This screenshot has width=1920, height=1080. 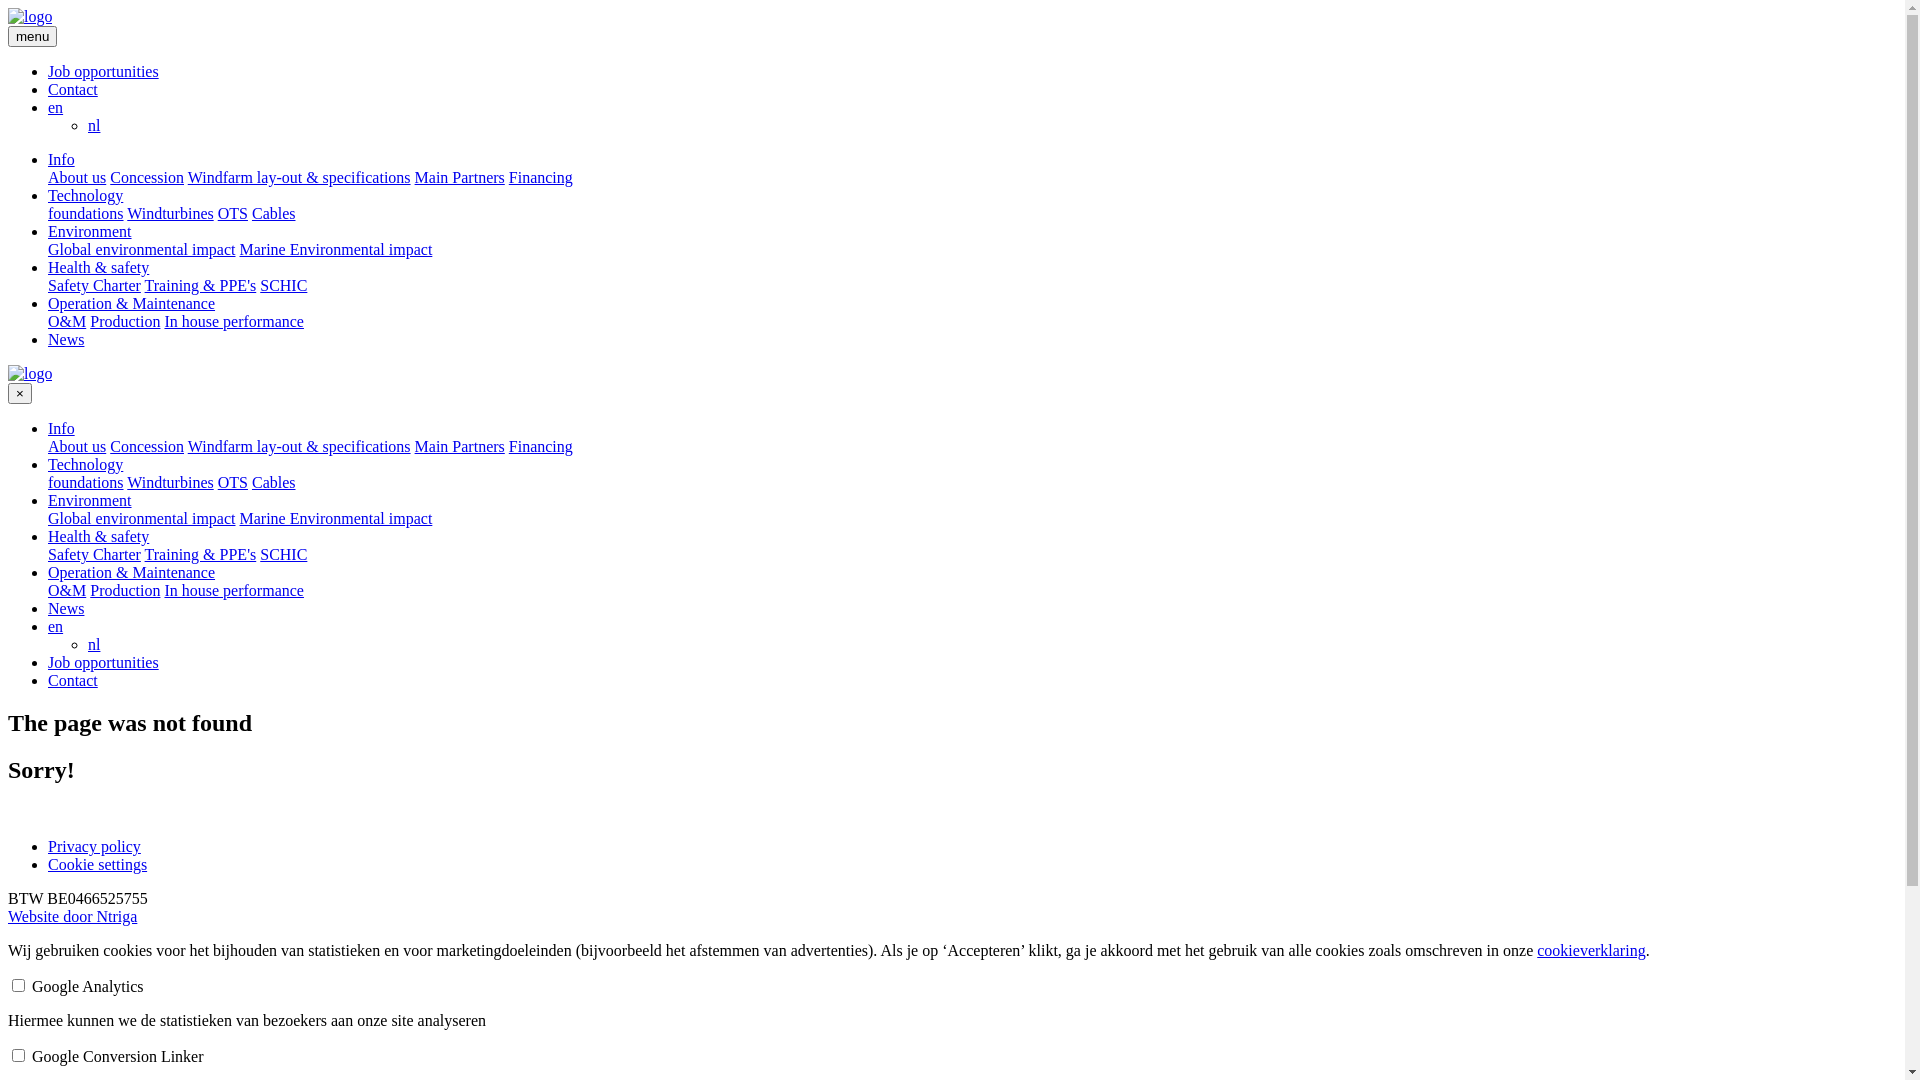 What do you see at coordinates (48, 248) in the screenshot?
I see `'Global environmental impact'` at bounding box center [48, 248].